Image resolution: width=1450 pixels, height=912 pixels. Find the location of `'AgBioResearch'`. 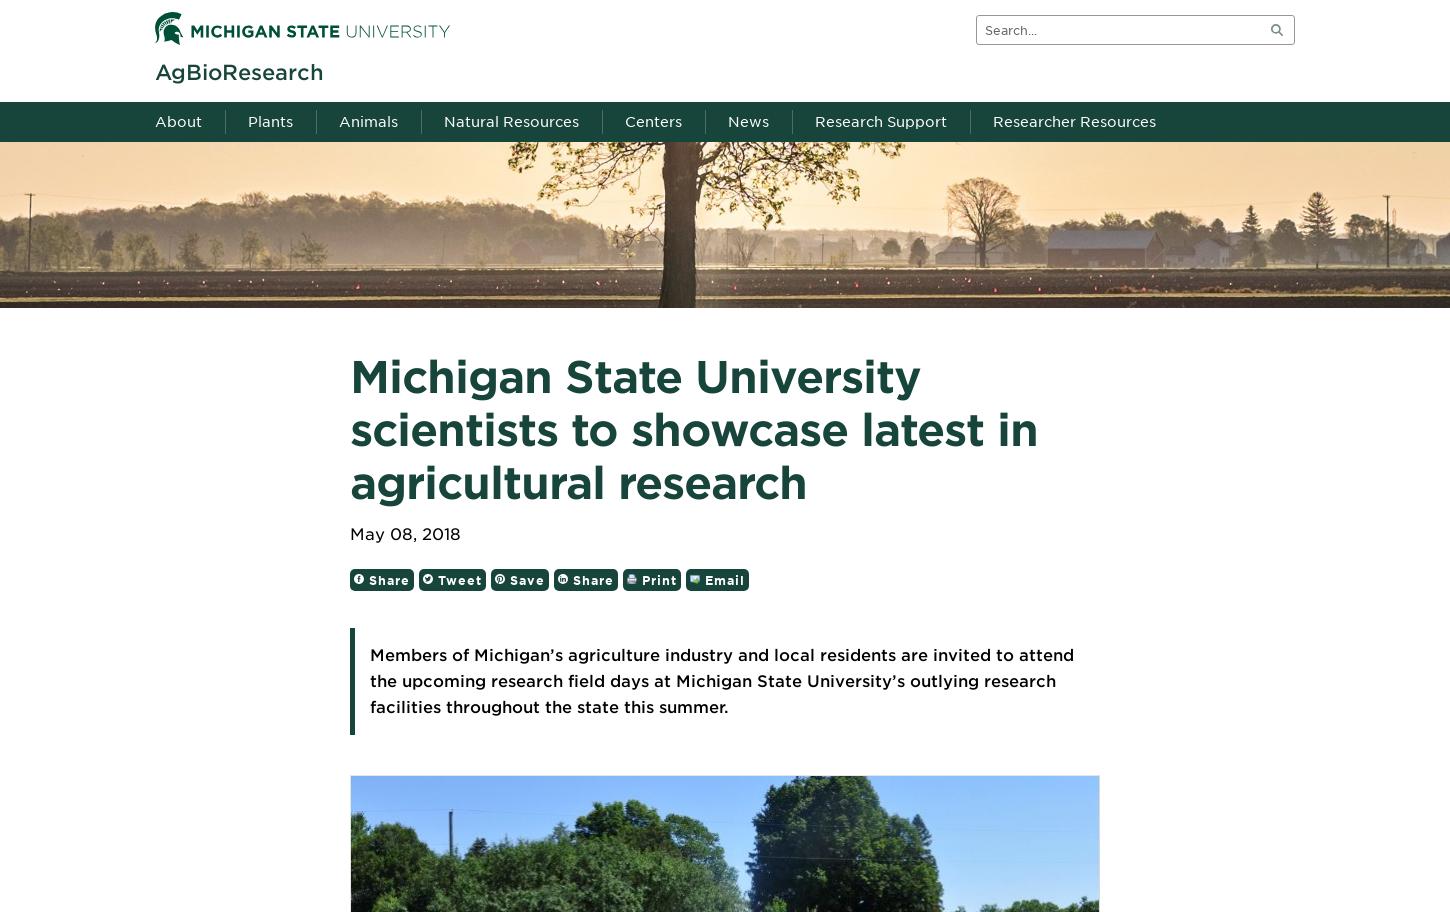

'AgBioResearch' is located at coordinates (238, 71).